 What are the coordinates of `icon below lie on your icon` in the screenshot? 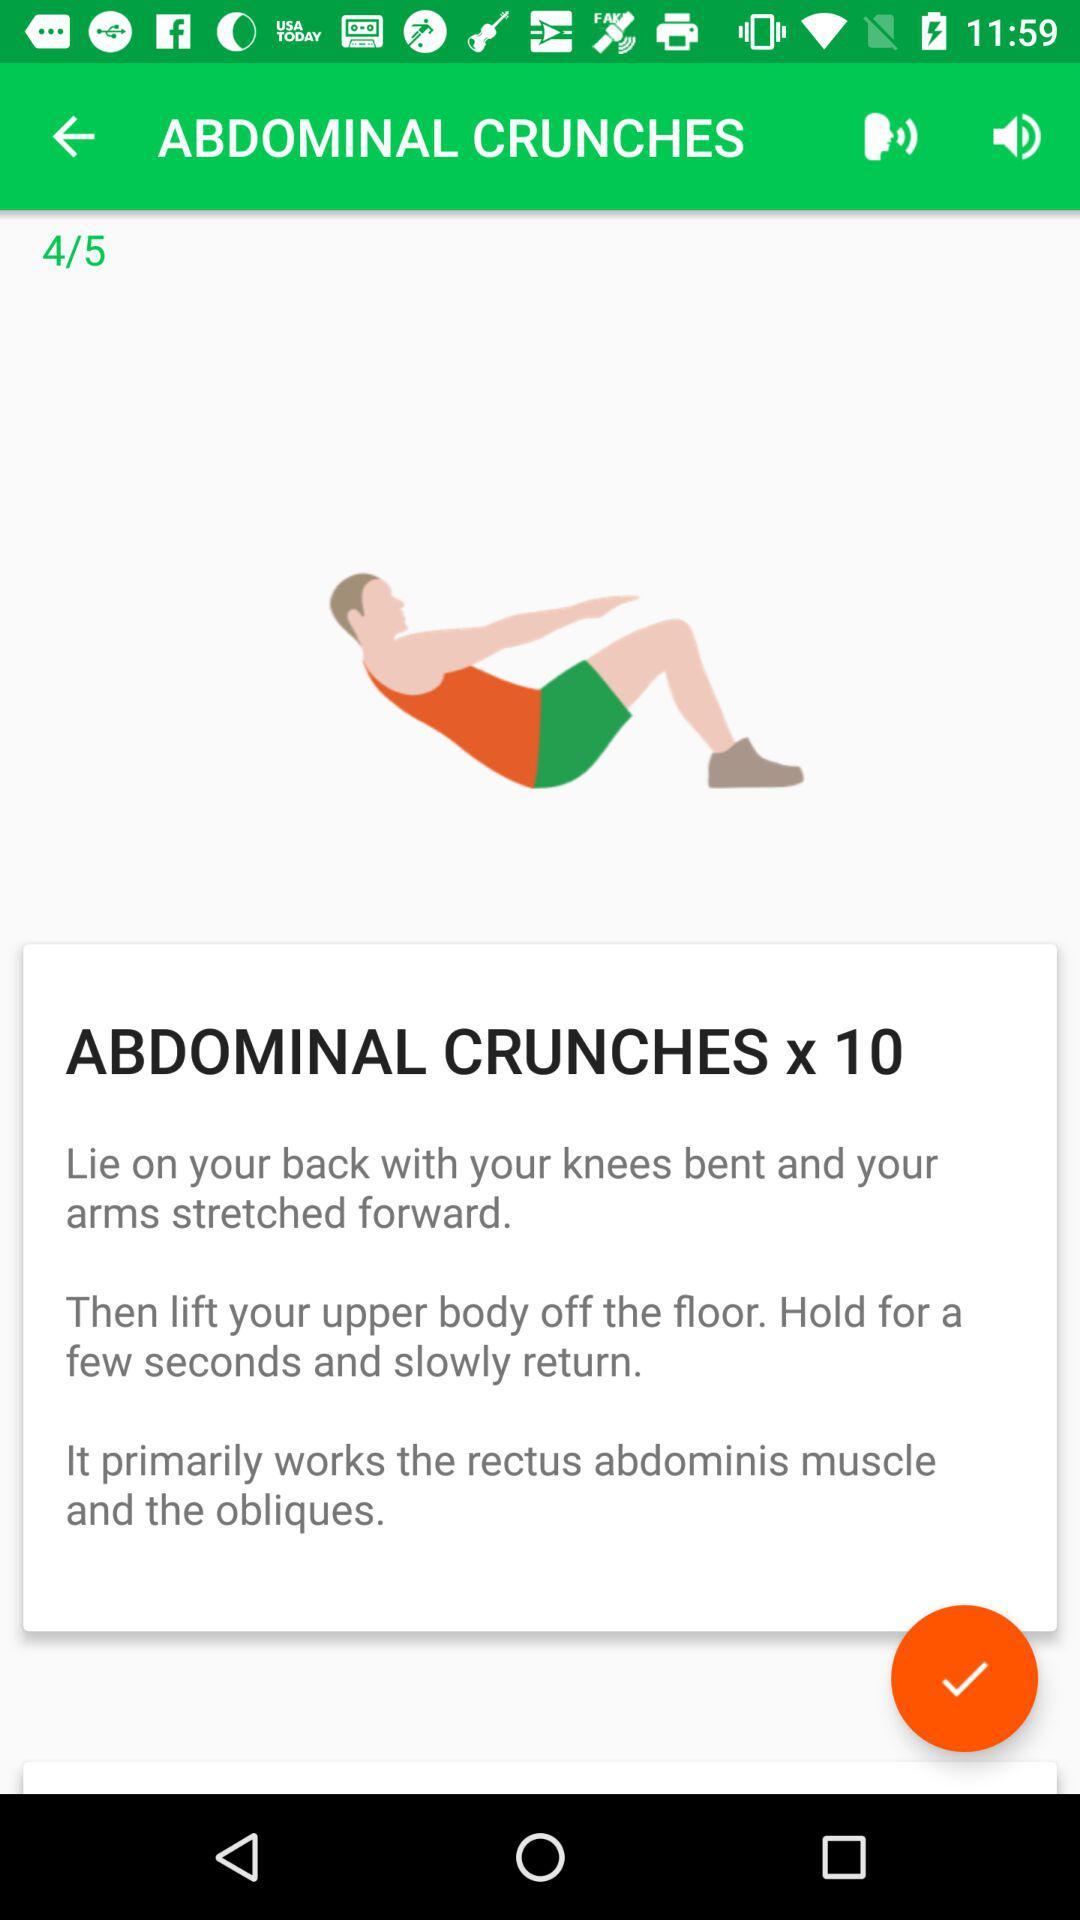 It's located at (963, 1678).